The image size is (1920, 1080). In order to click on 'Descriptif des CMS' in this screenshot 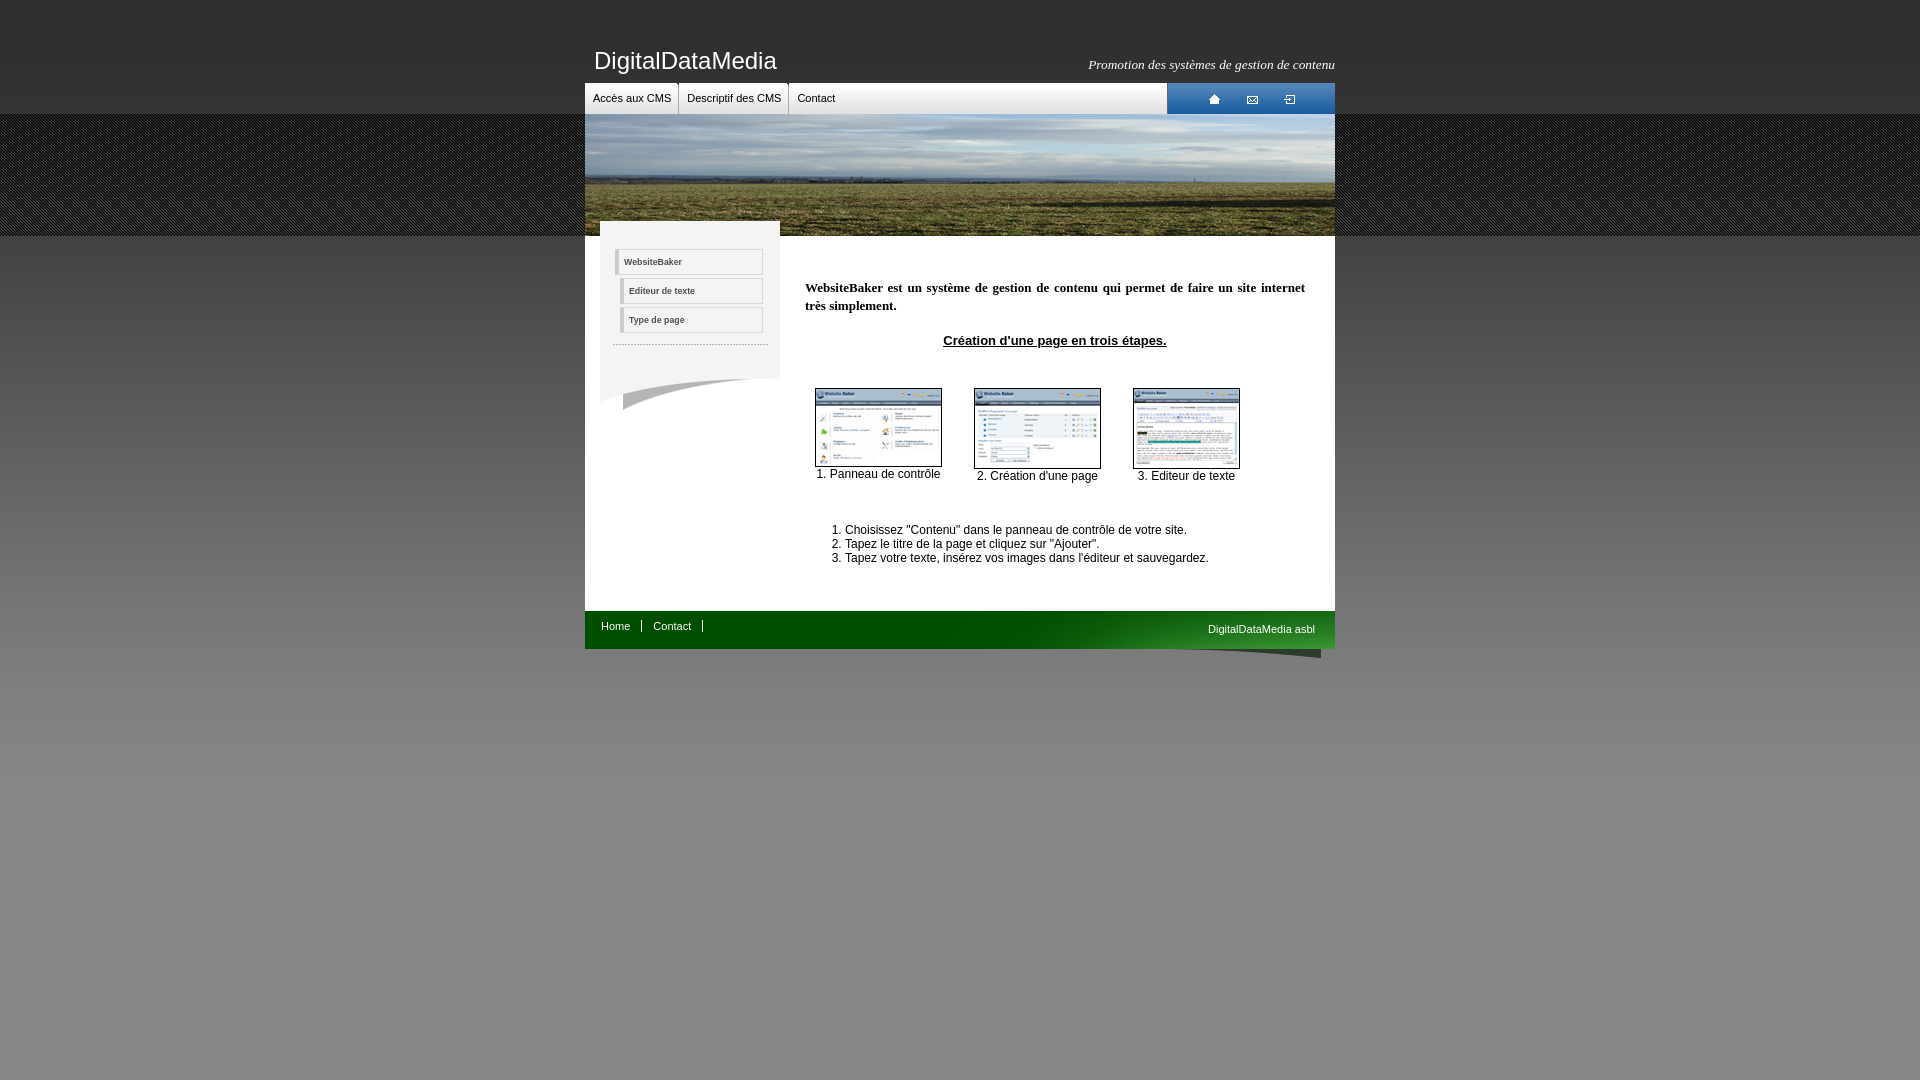, I will do `click(686, 97)`.